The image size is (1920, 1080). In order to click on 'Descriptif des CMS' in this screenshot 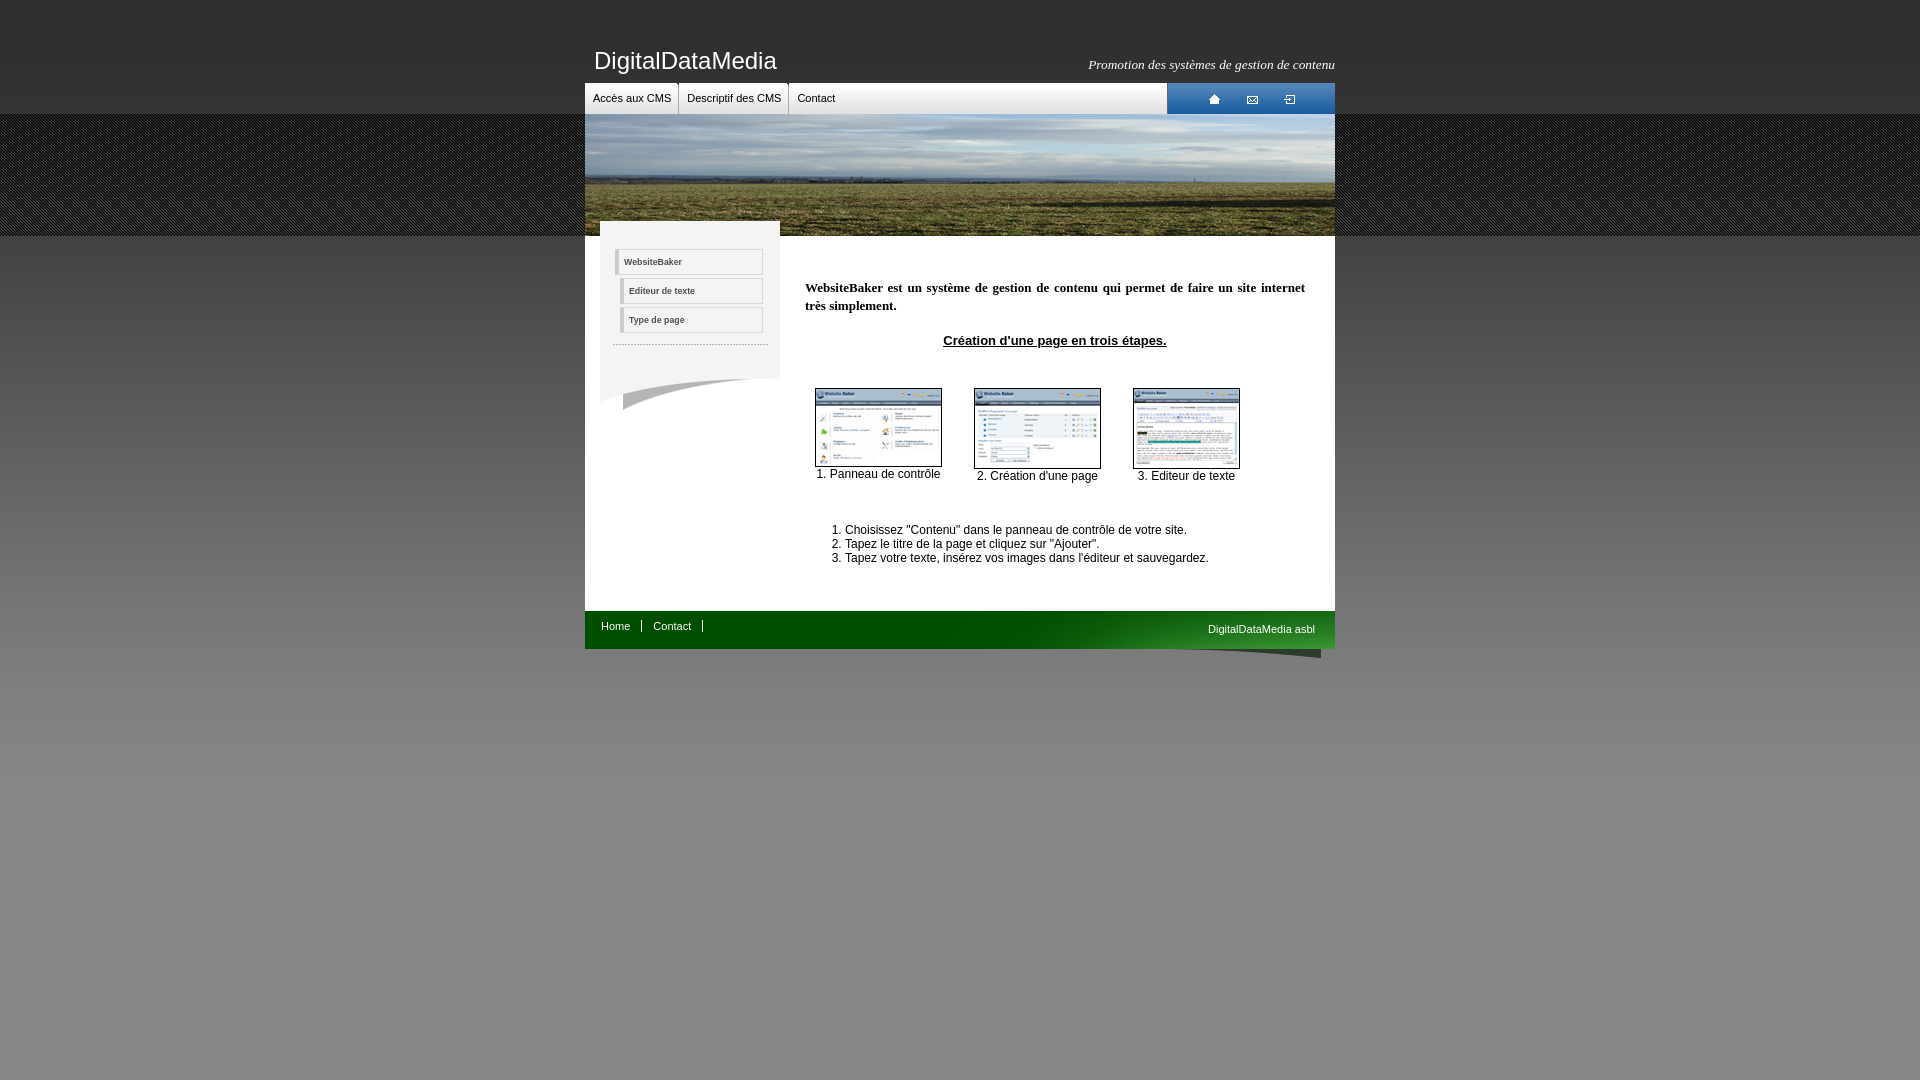, I will do `click(686, 97)`.